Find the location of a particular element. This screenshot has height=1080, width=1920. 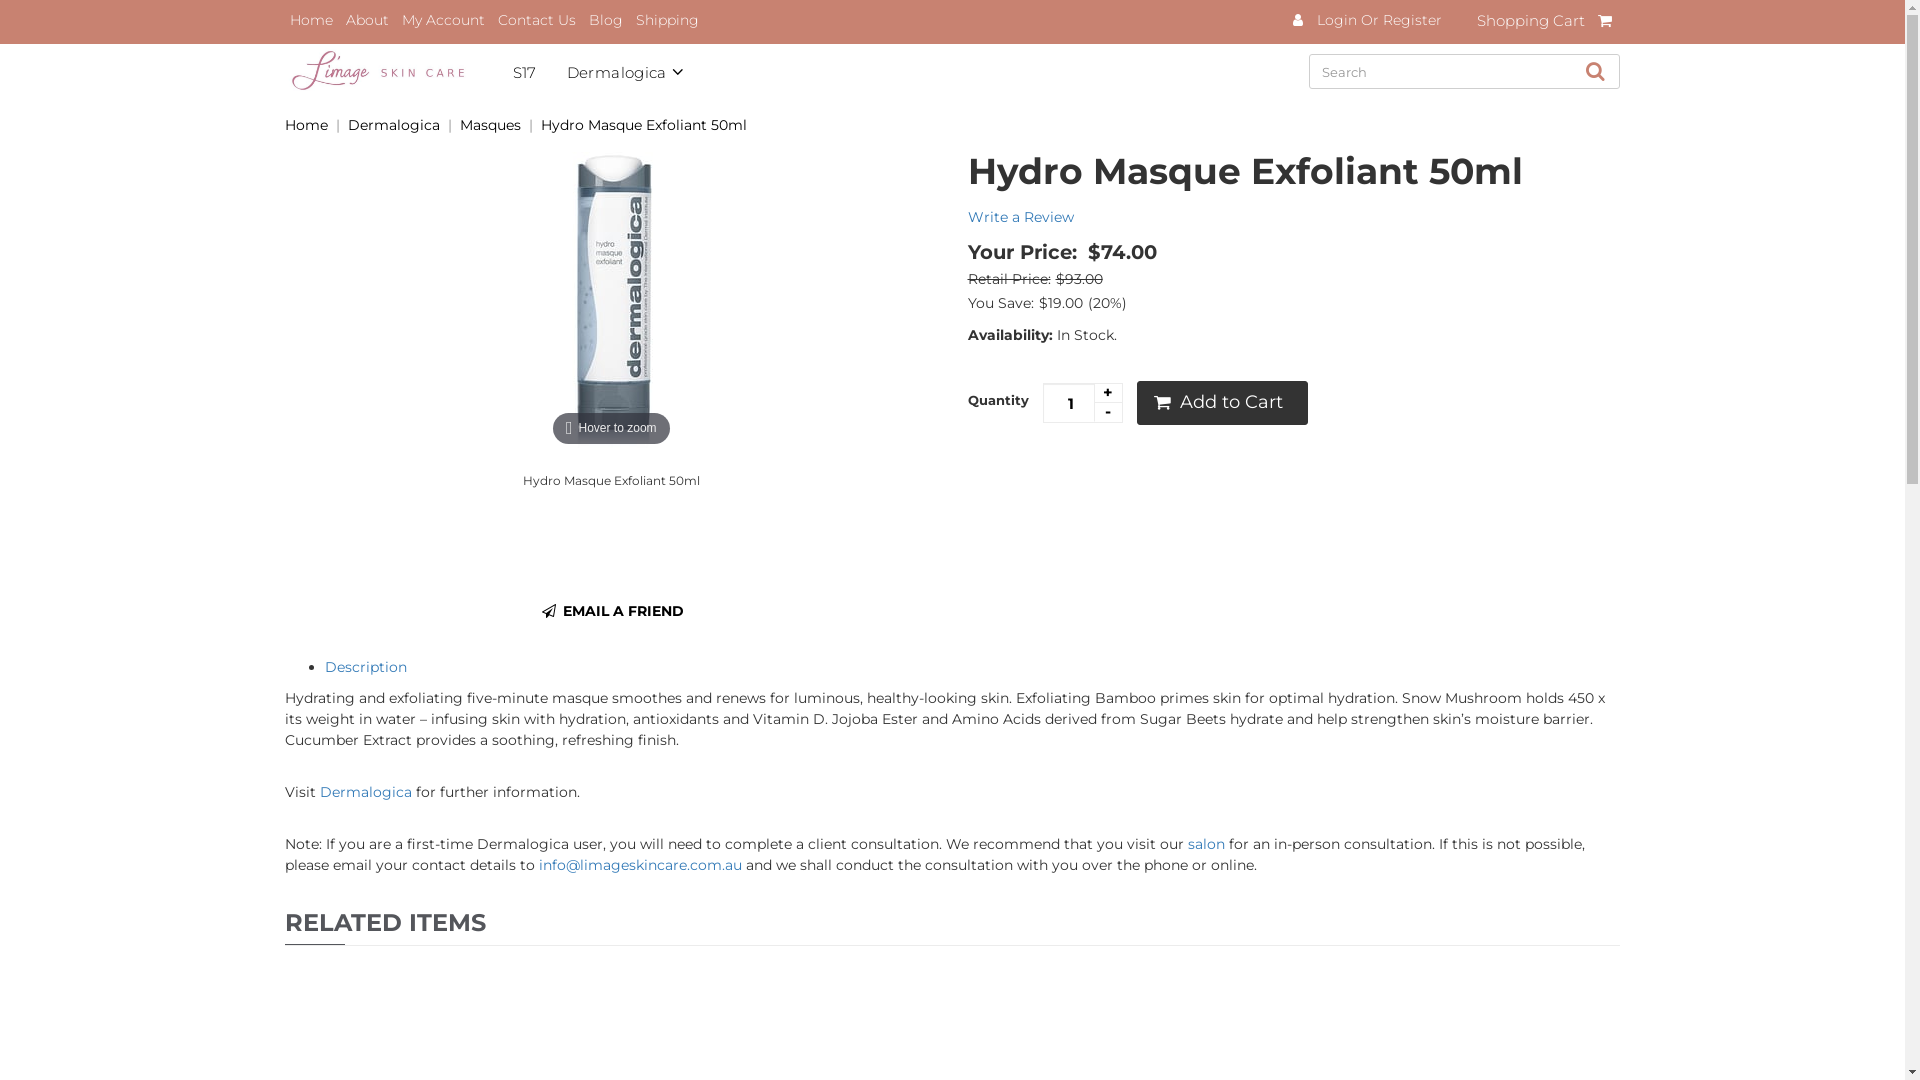

'Dermalogica' is located at coordinates (641, 68).